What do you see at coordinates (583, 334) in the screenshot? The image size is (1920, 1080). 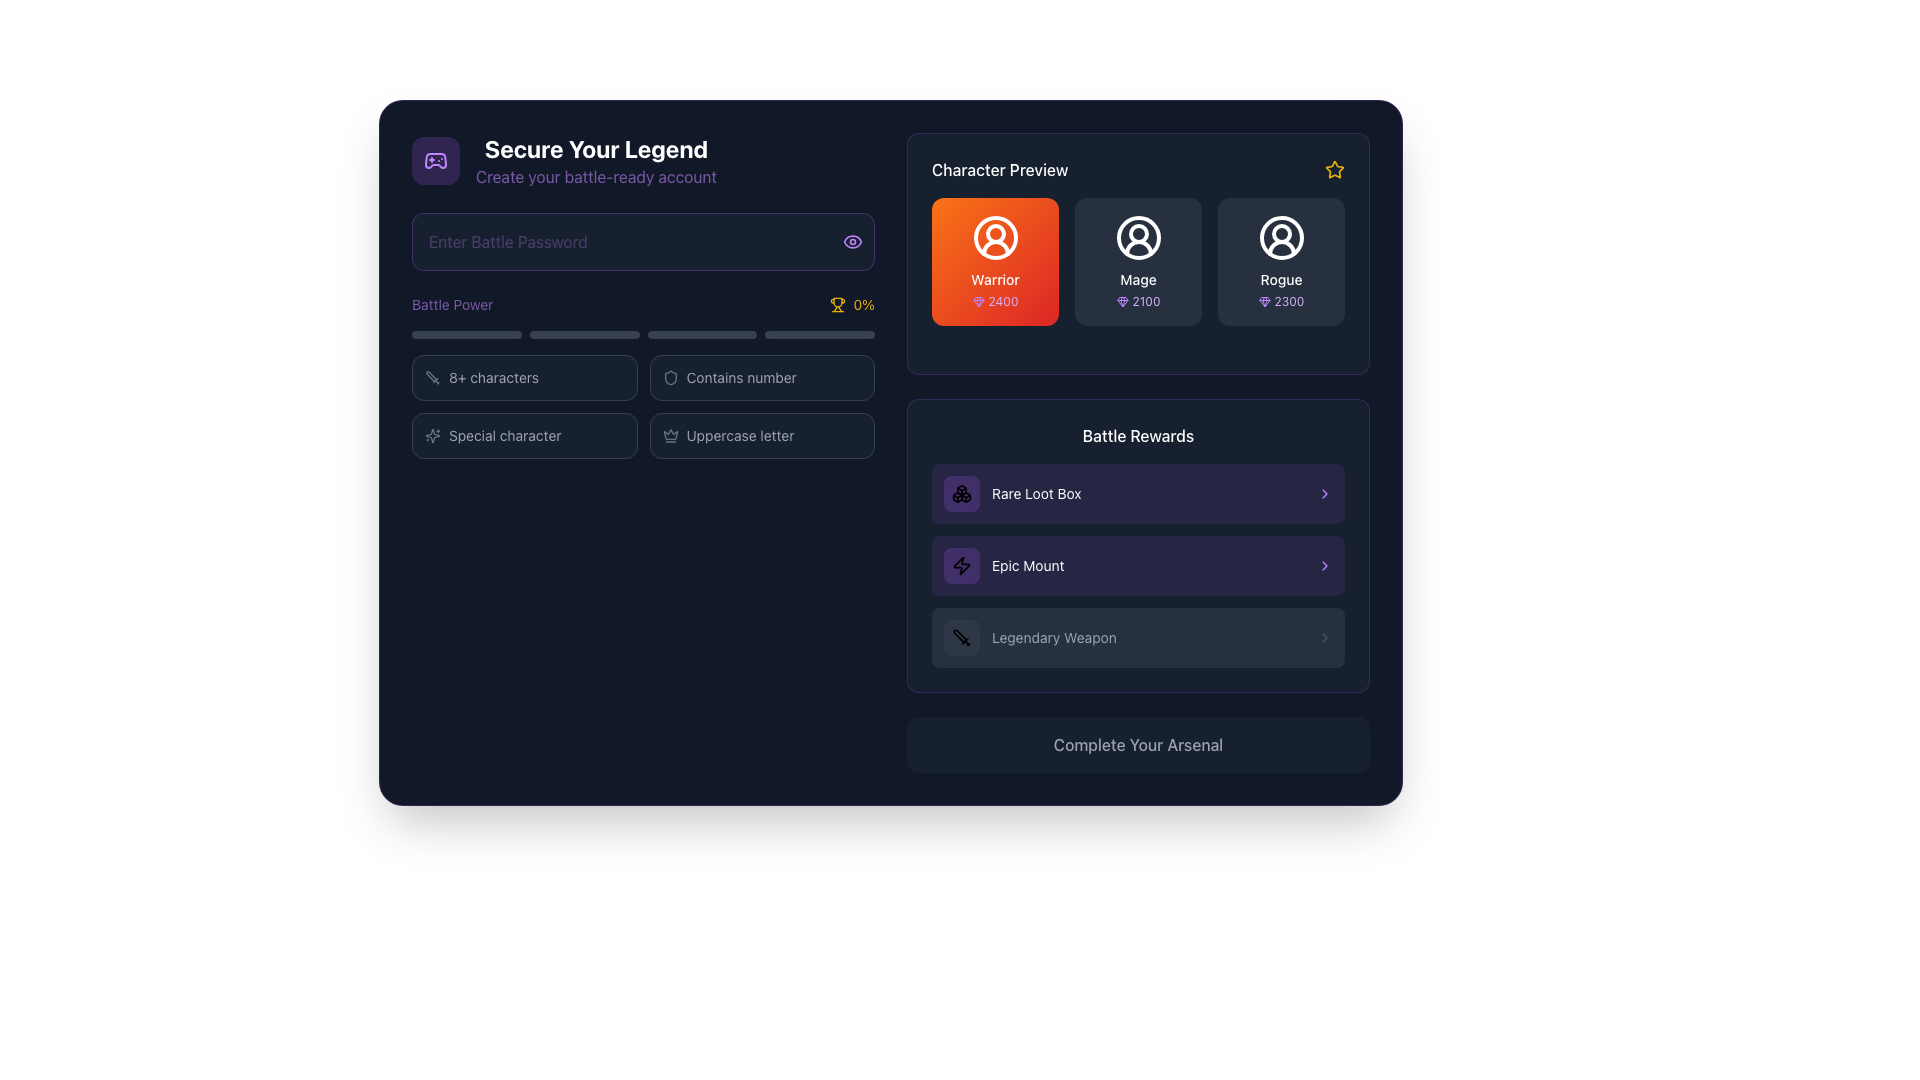 I see `the visual representation of the second progress indicator segment within the 'Battle Power' section, which is part of a grid layout of four identical elements` at bounding box center [583, 334].